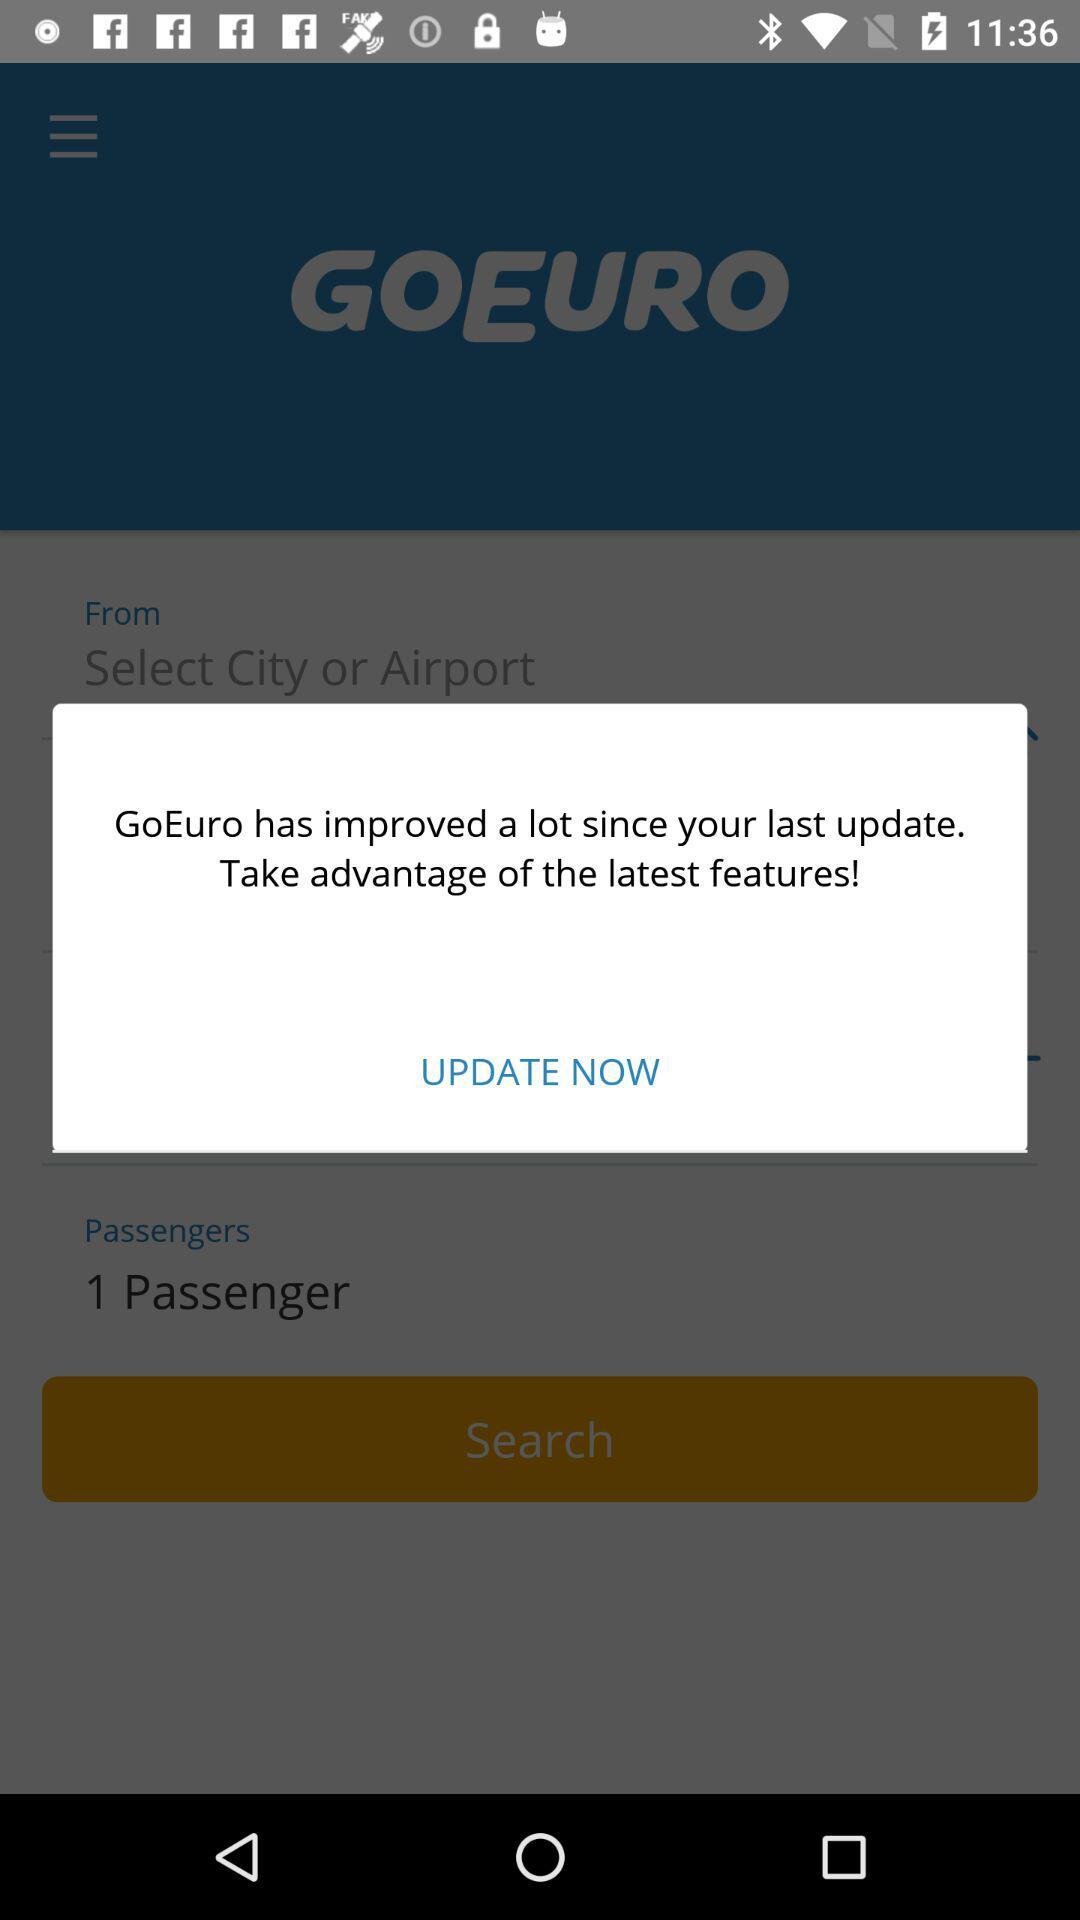 The width and height of the screenshot is (1080, 1920). Describe the element at coordinates (540, 1069) in the screenshot. I see `the update now item` at that location.